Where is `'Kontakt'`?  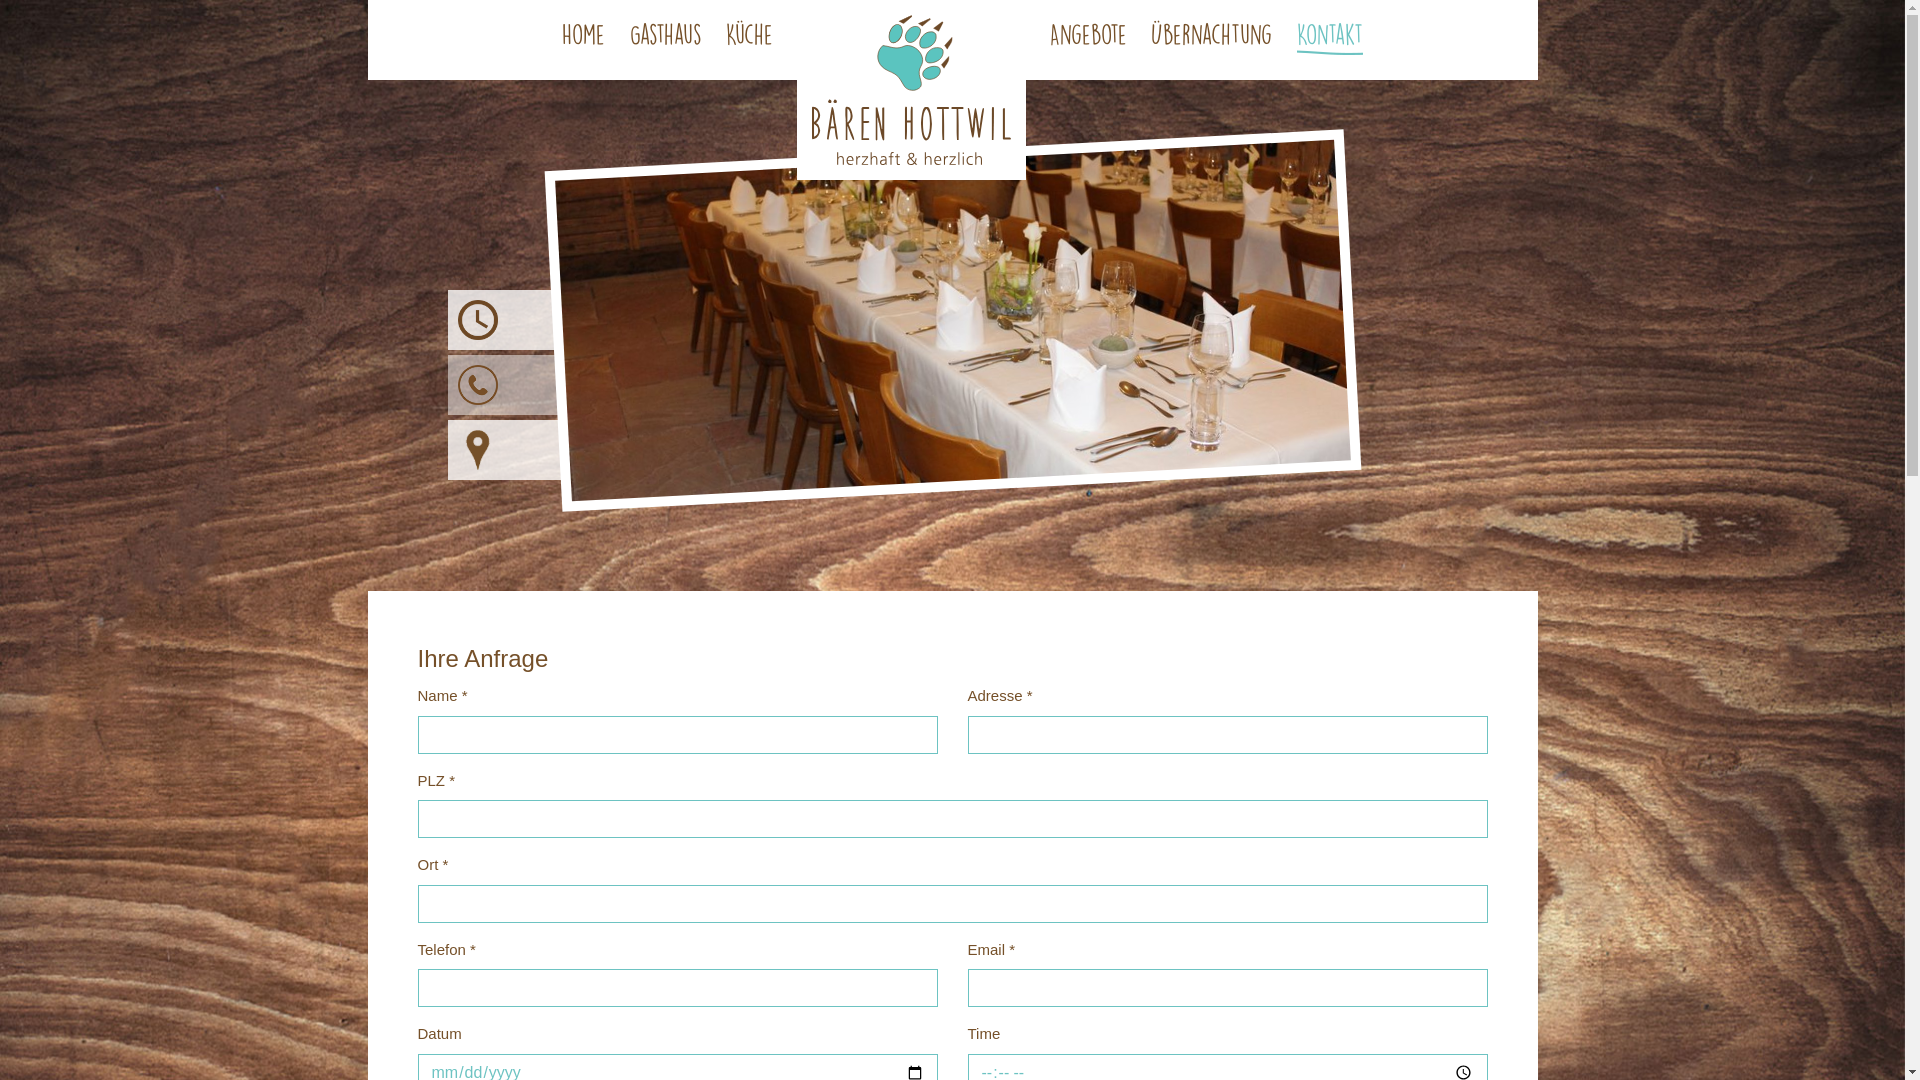
'Kontakt' is located at coordinates (1329, 38).